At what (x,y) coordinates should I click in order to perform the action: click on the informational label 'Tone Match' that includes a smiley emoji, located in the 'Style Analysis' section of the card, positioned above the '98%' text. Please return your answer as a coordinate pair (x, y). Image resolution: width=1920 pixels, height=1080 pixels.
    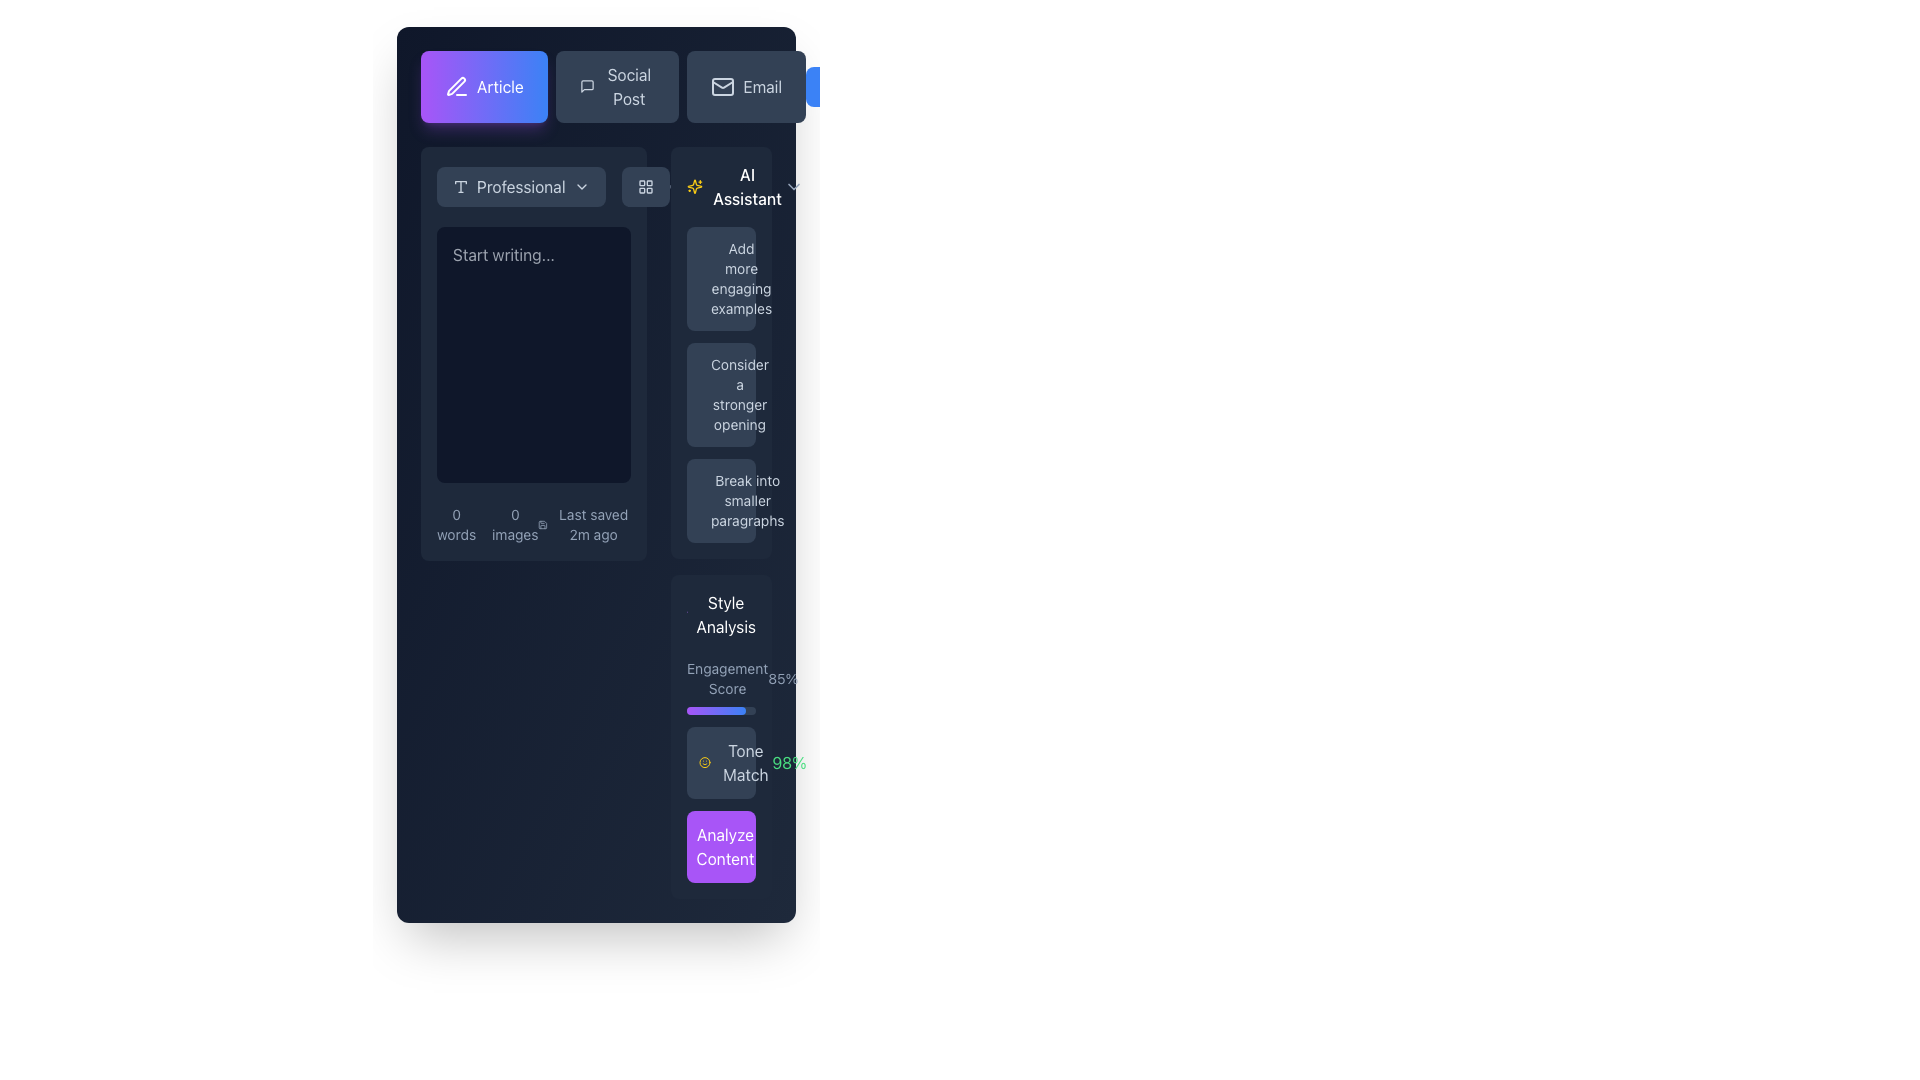
    Looking at the image, I should click on (734, 763).